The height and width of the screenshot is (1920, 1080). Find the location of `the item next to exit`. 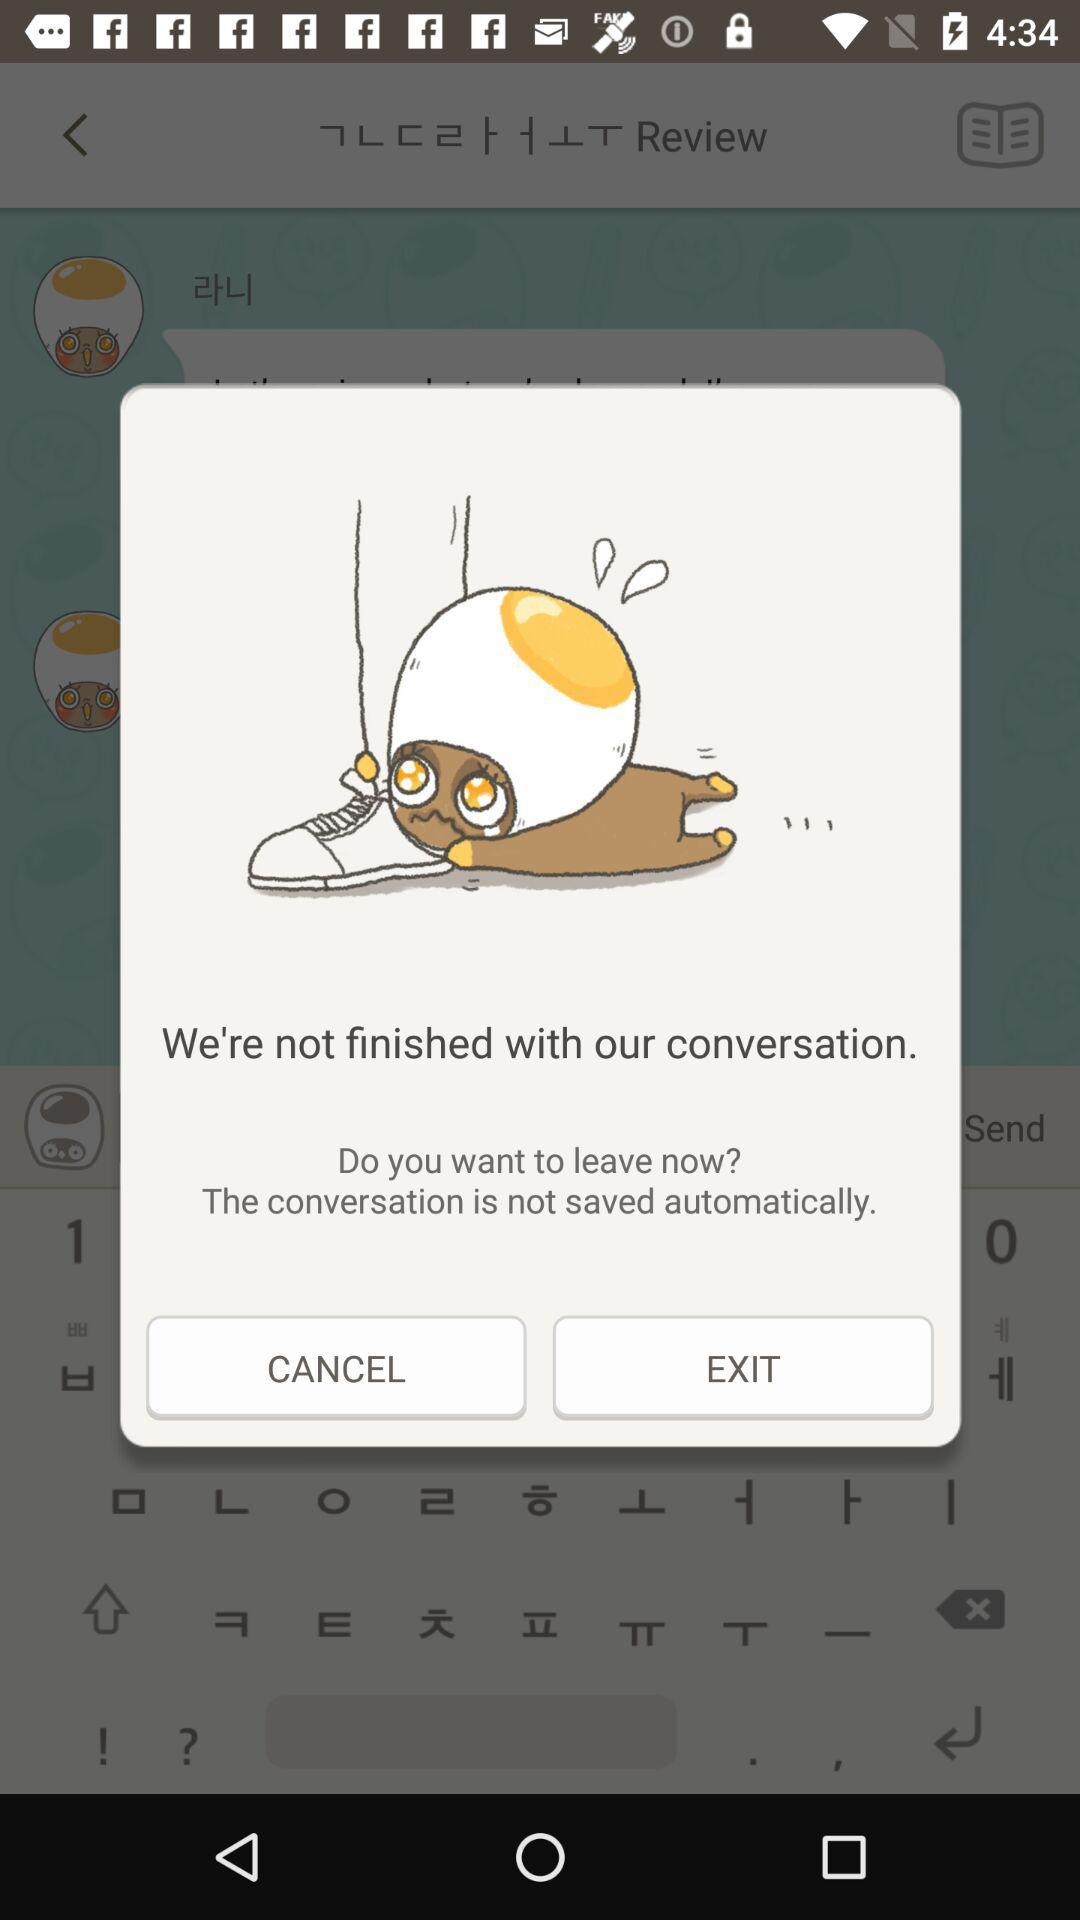

the item next to exit is located at coordinates (335, 1367).